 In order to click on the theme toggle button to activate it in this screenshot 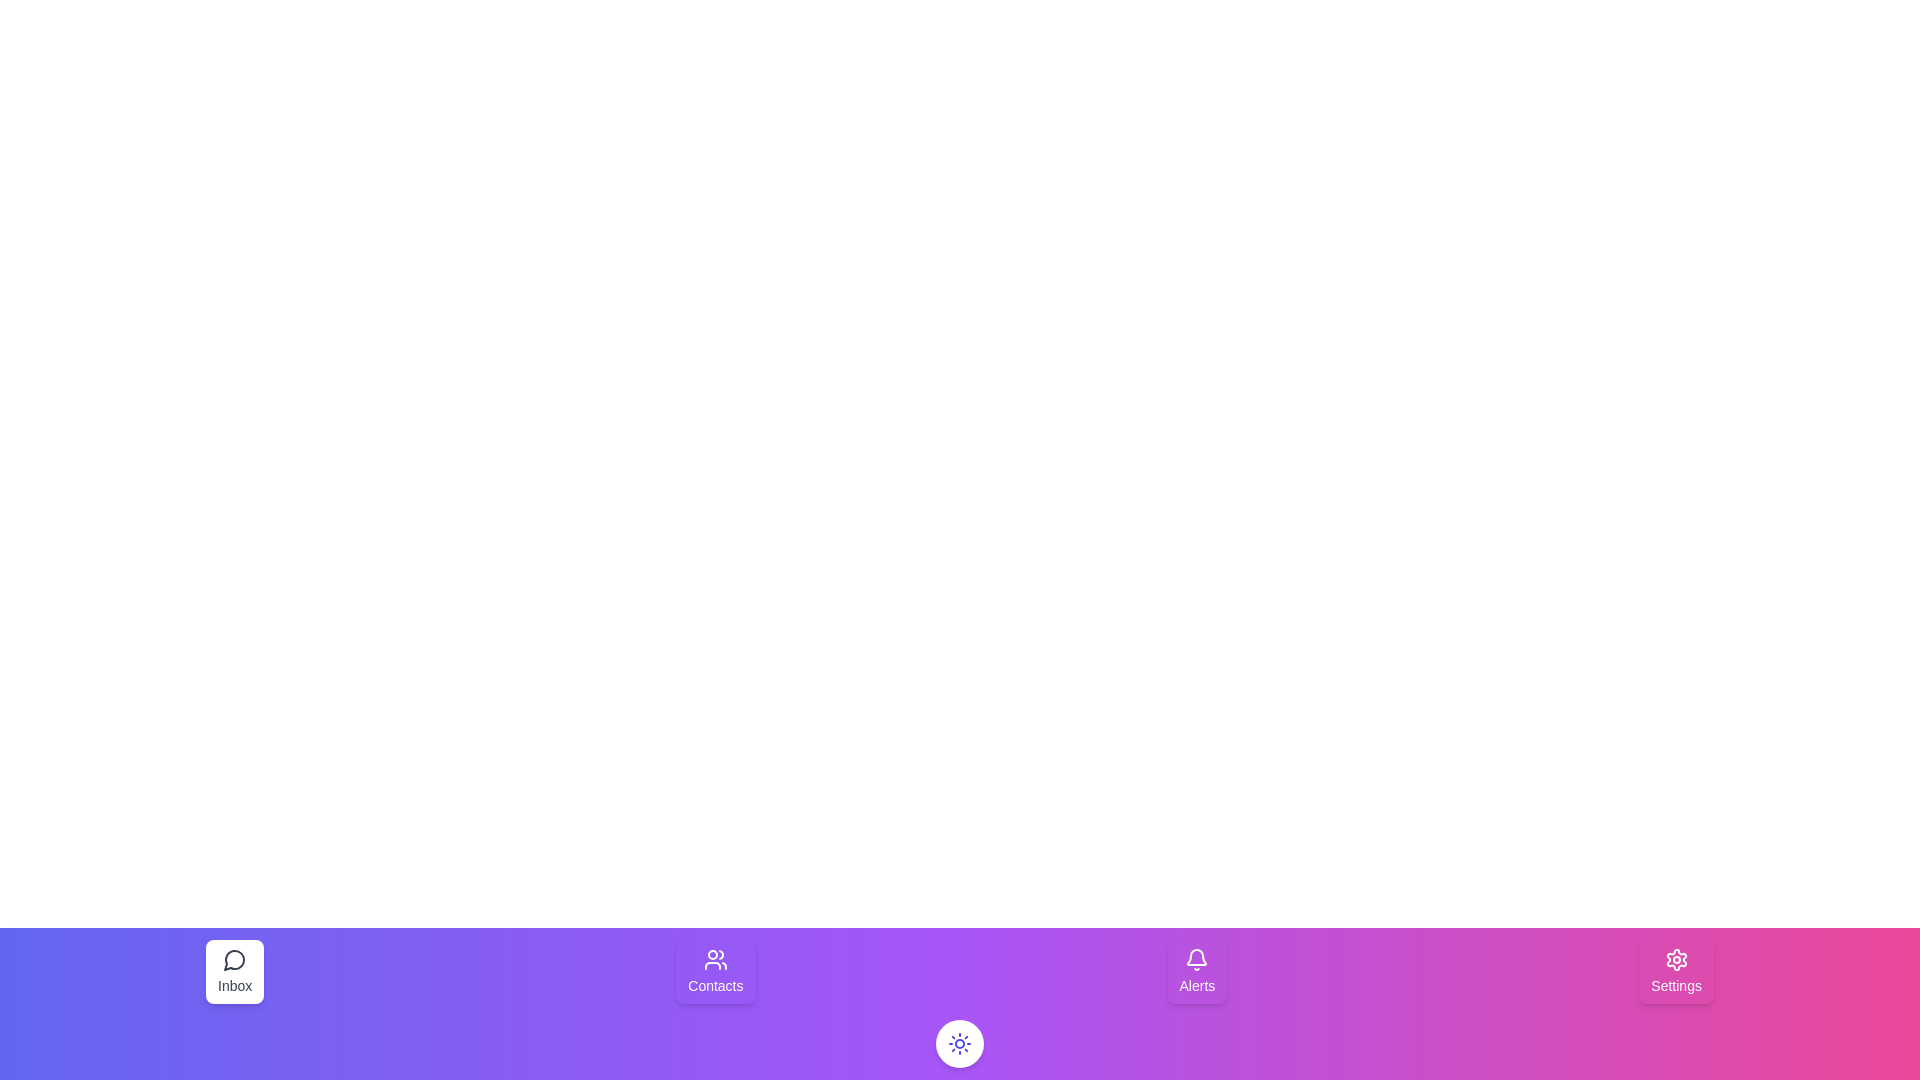, I will do `click(960, 1043)`.